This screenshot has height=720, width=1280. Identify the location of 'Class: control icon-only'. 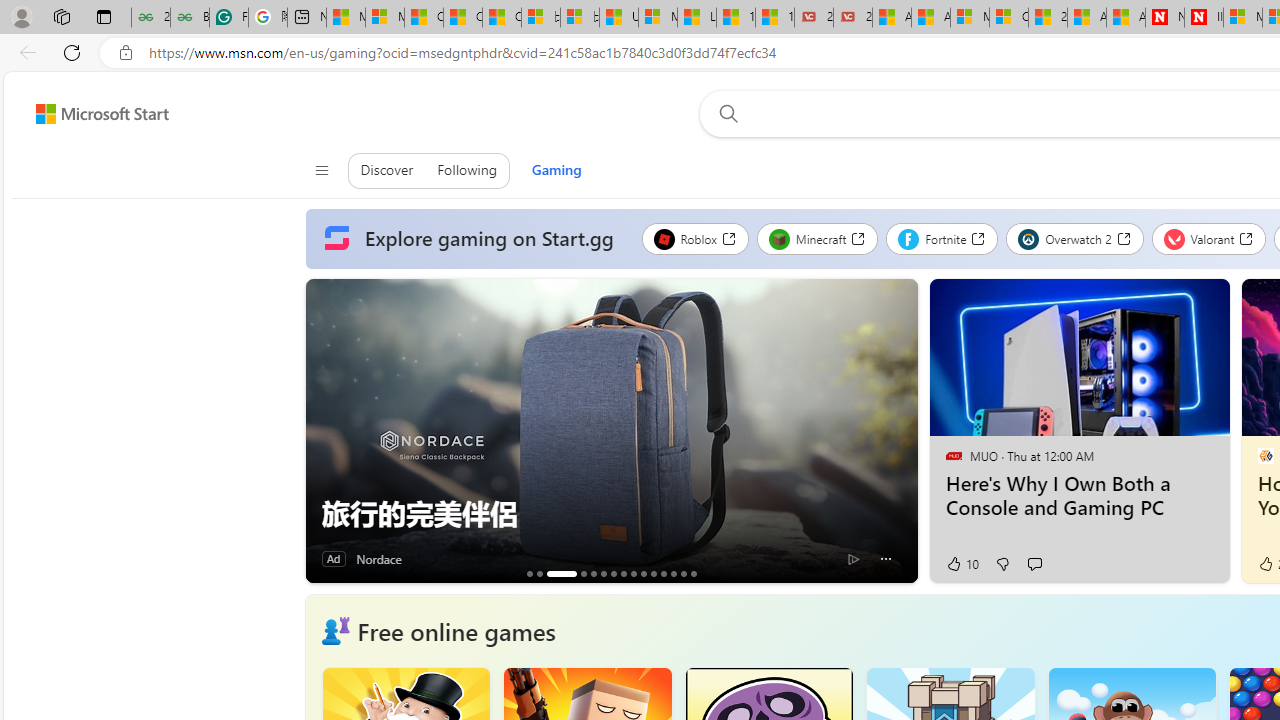
(321, 170).